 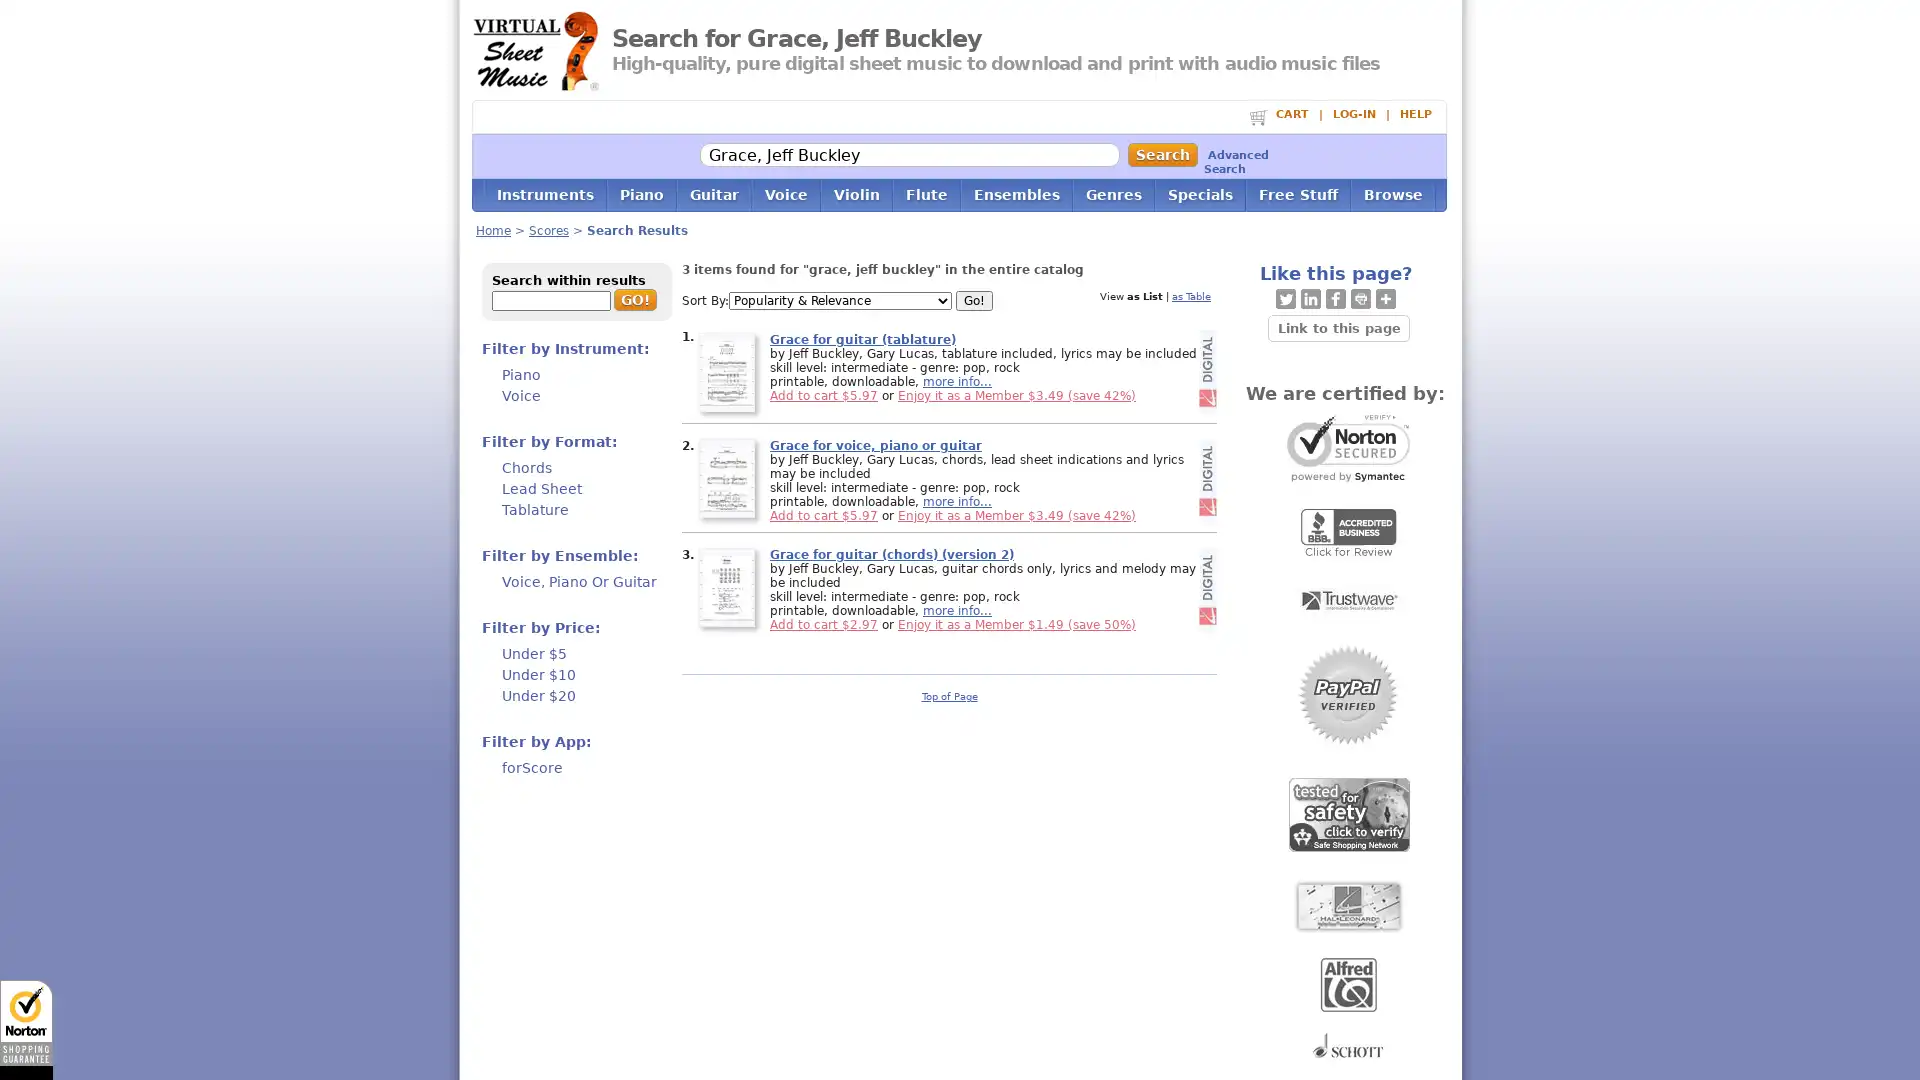 I want to click on Search, so click(x=1161, y=153).